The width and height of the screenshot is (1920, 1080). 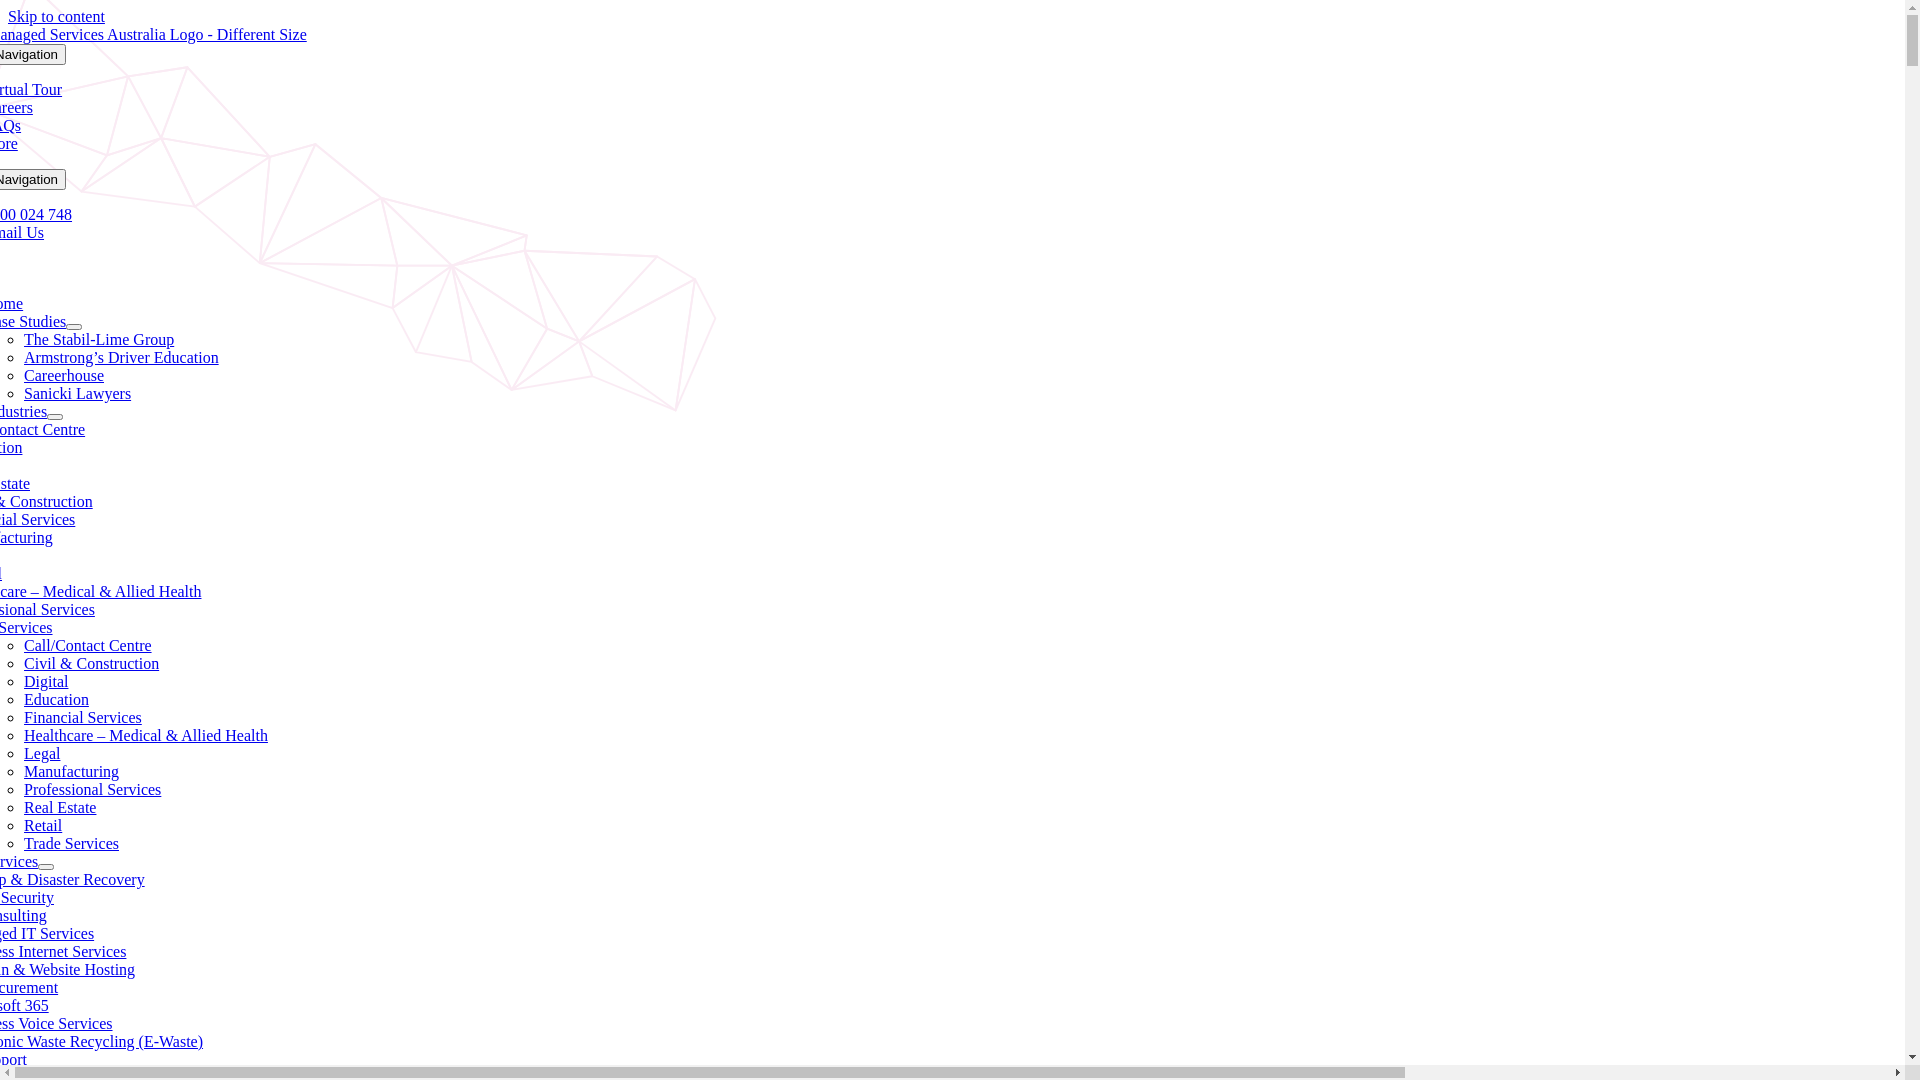 I want to click on 'Trade Services', so click(x=71, y=843).